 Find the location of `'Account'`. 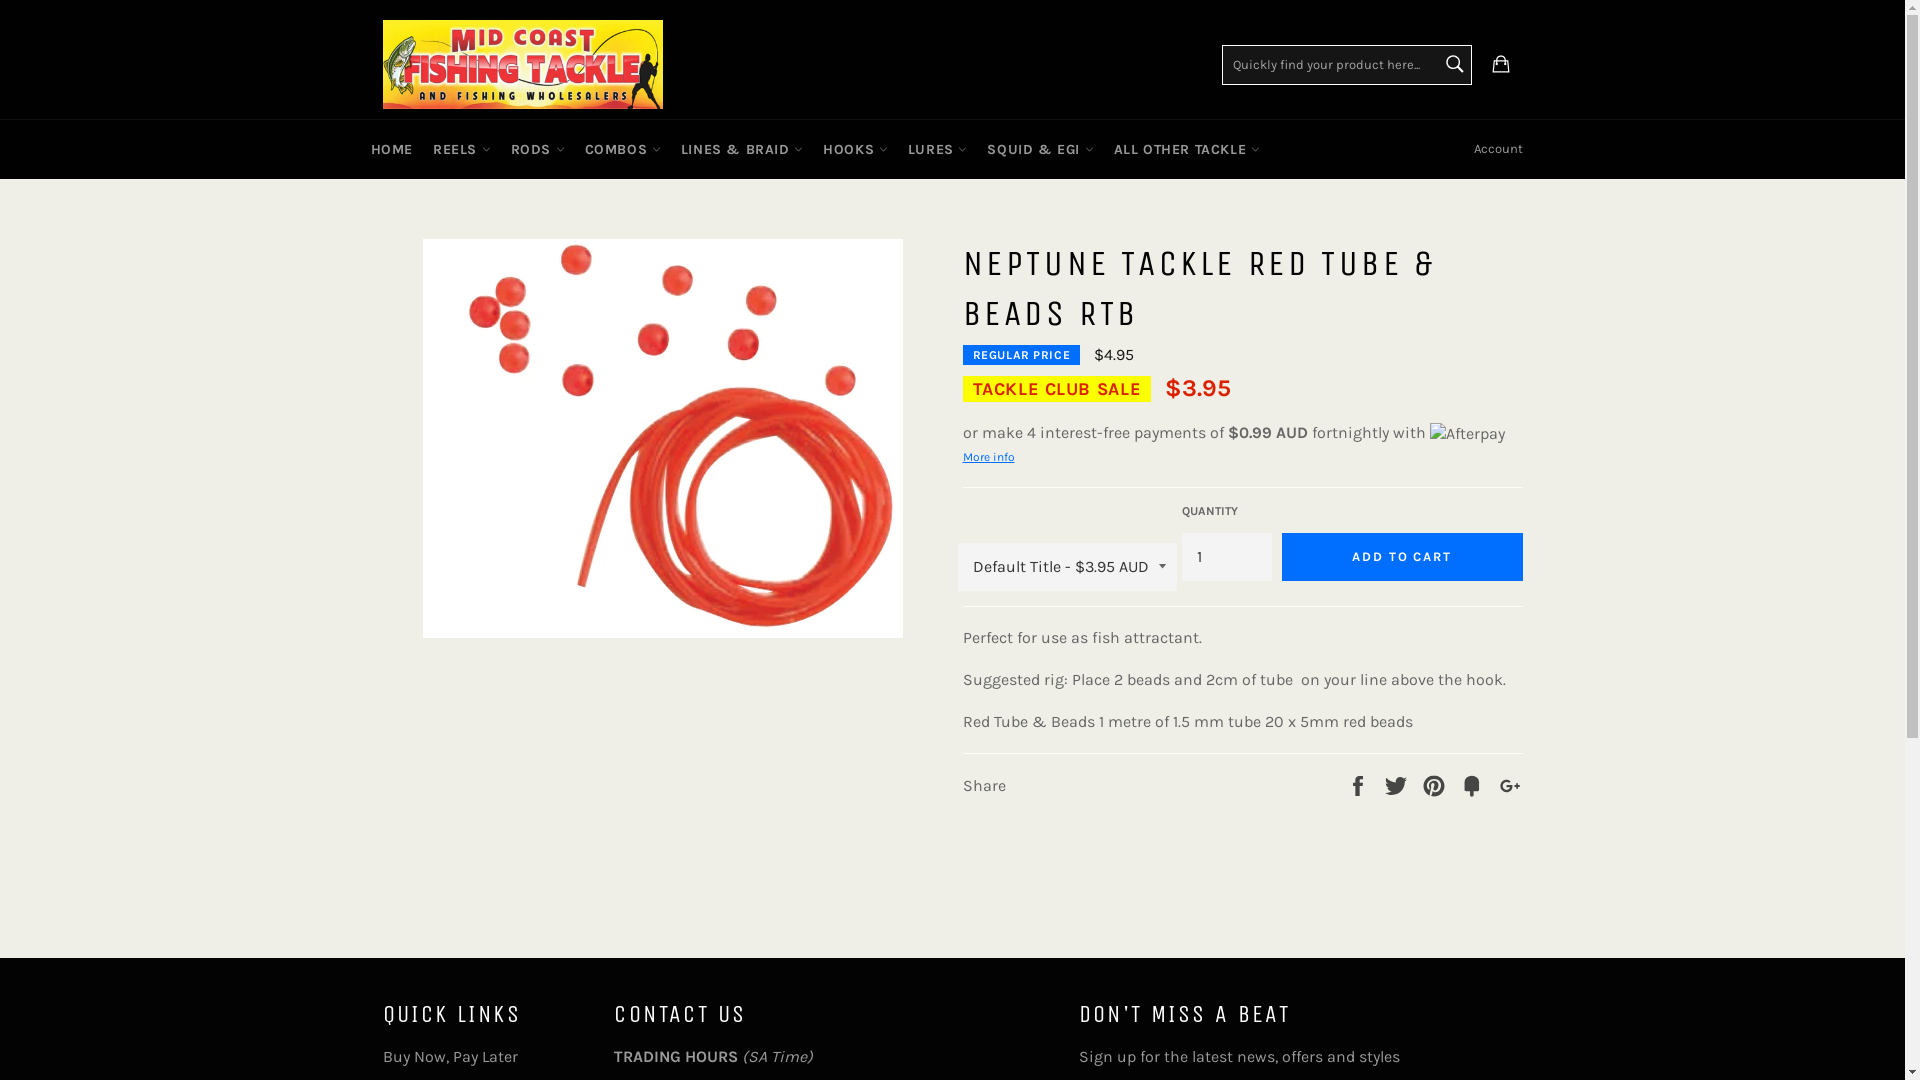

'Account' is located at coordinates (1498, 148).